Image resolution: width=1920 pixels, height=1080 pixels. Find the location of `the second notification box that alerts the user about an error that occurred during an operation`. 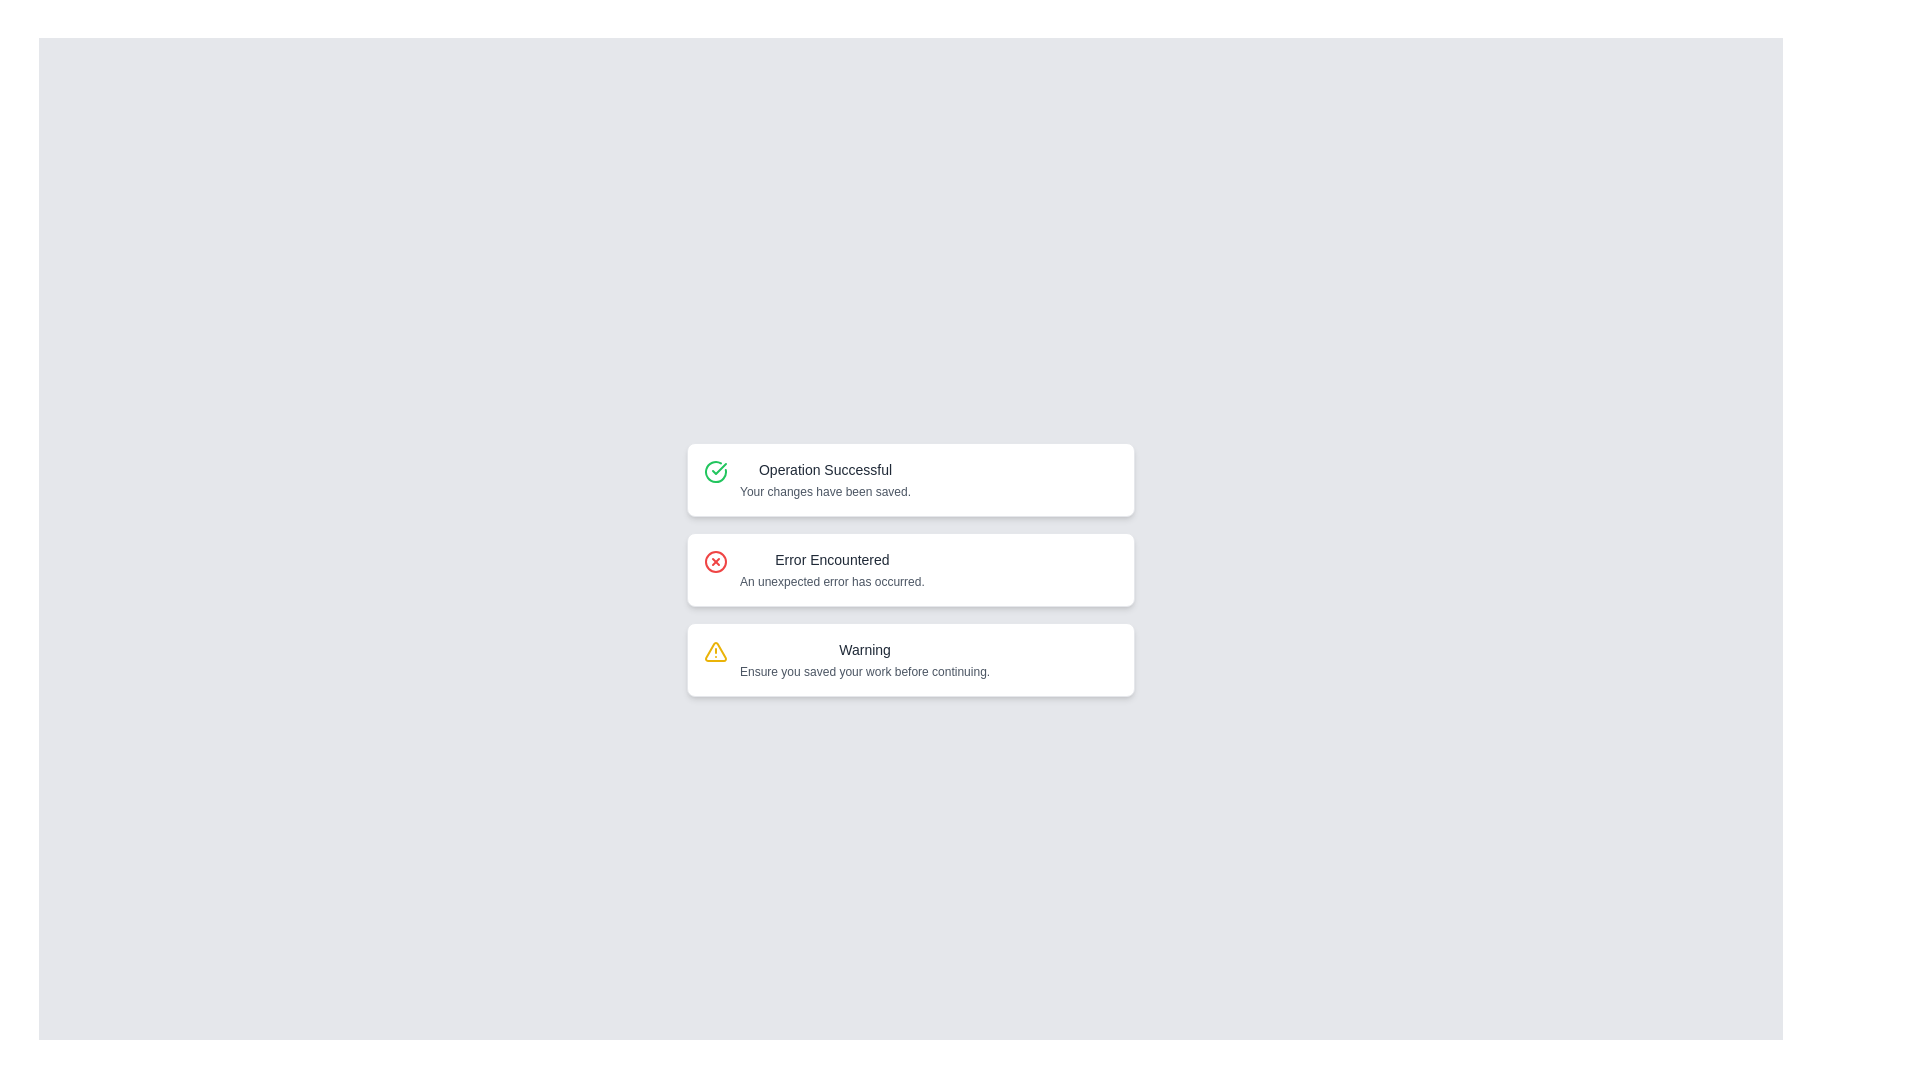

the second notification box that alerts the user about an error that occurred during an operation is located at coordinates (910, 570).